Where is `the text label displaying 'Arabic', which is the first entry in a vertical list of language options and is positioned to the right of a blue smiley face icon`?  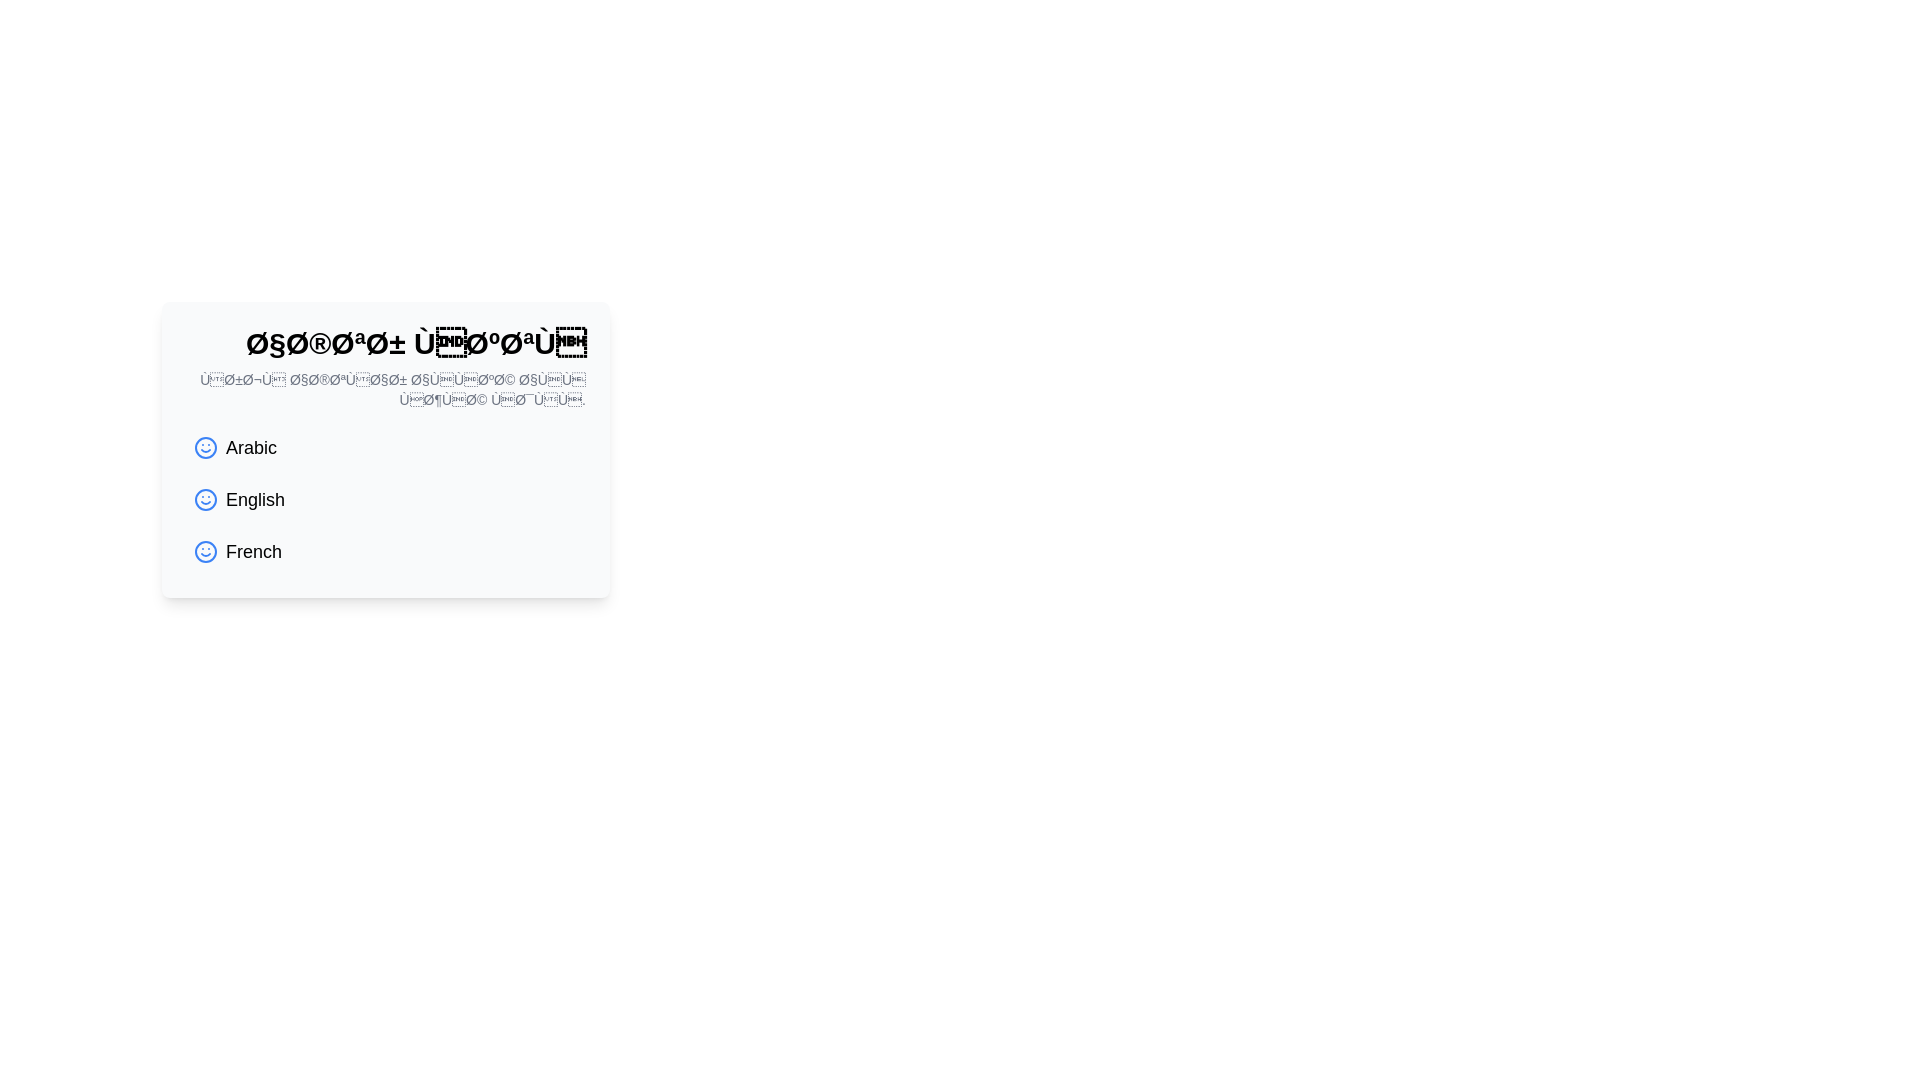 the text label displaying 'Arabic', which is the first entry in a vertical list of language options and is positioned to the right of a blue smiley face icon is located at coordinates (250, 446).